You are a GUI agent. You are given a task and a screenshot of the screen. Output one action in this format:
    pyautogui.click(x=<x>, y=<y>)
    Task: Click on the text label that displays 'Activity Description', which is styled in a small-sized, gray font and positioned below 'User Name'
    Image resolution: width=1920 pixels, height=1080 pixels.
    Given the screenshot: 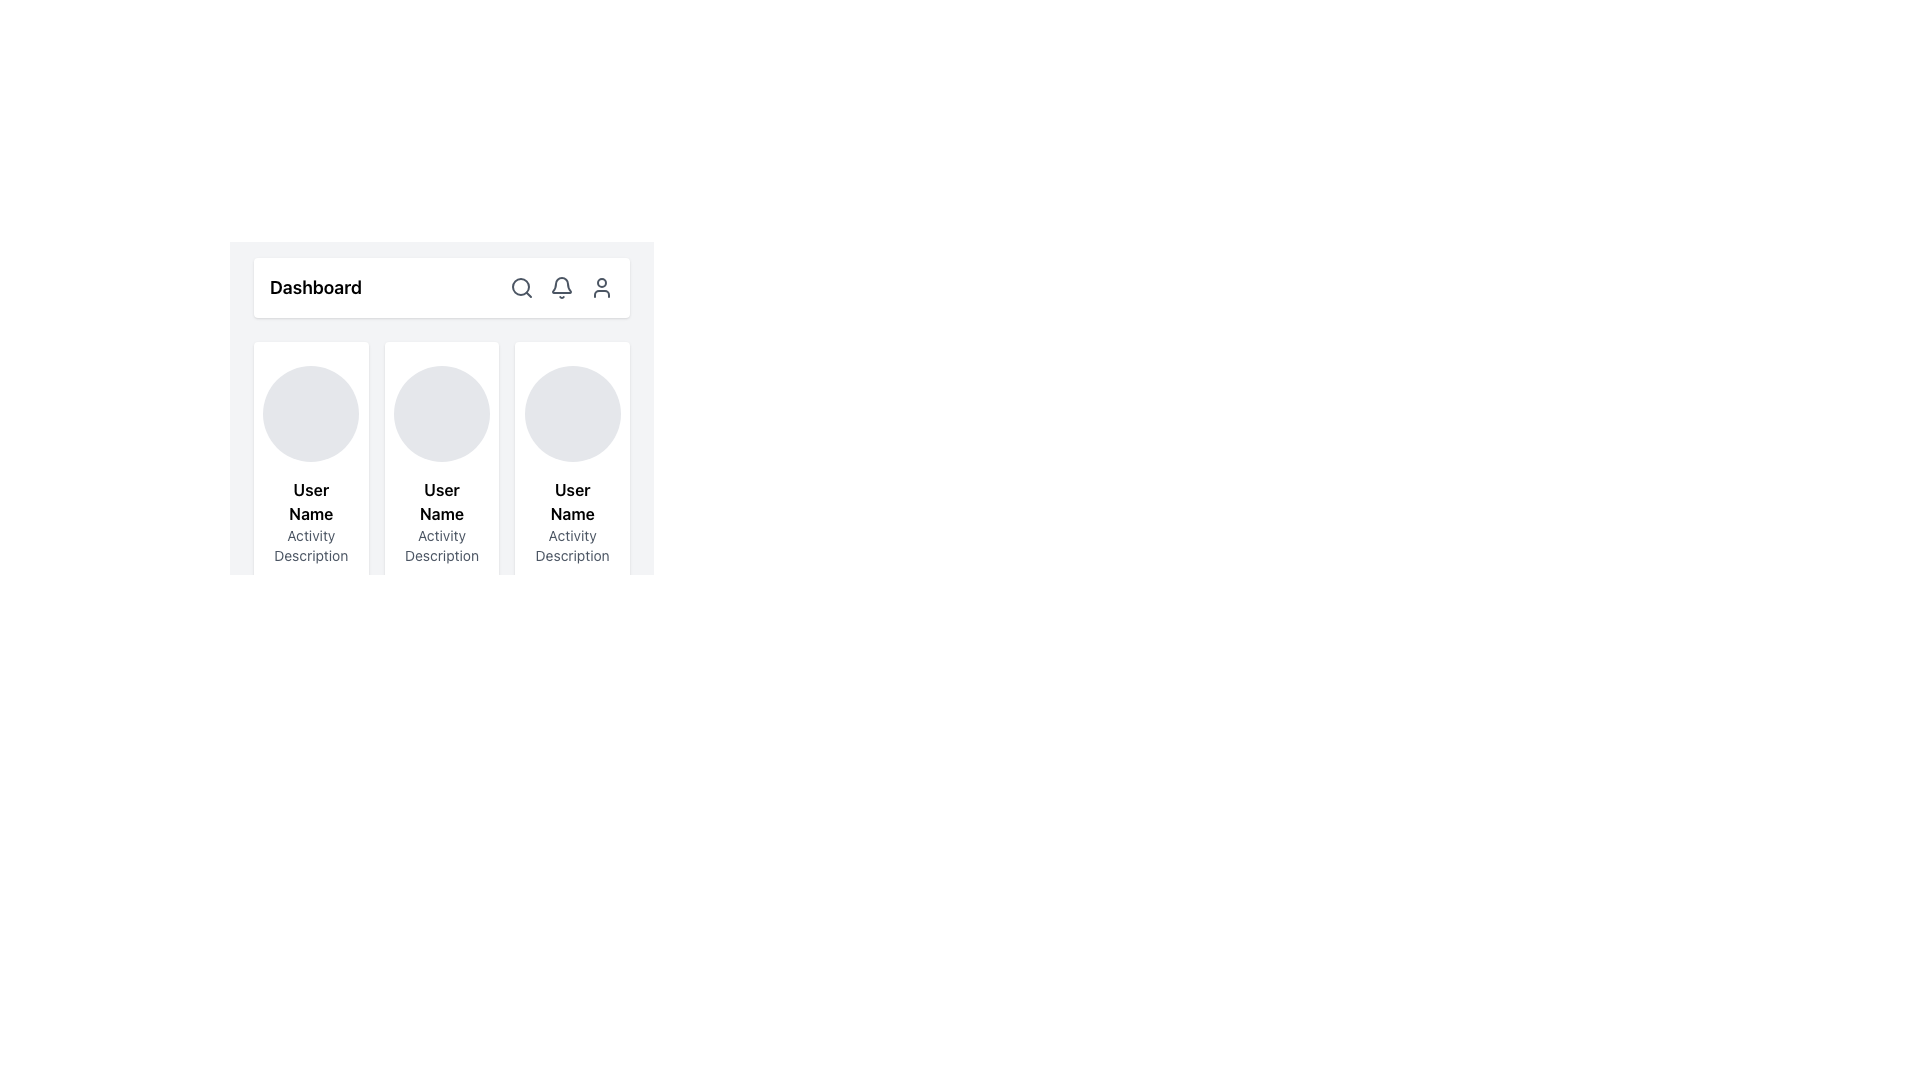 What is the action you would take?
    pyautogui.click(x=310, y=546)
    